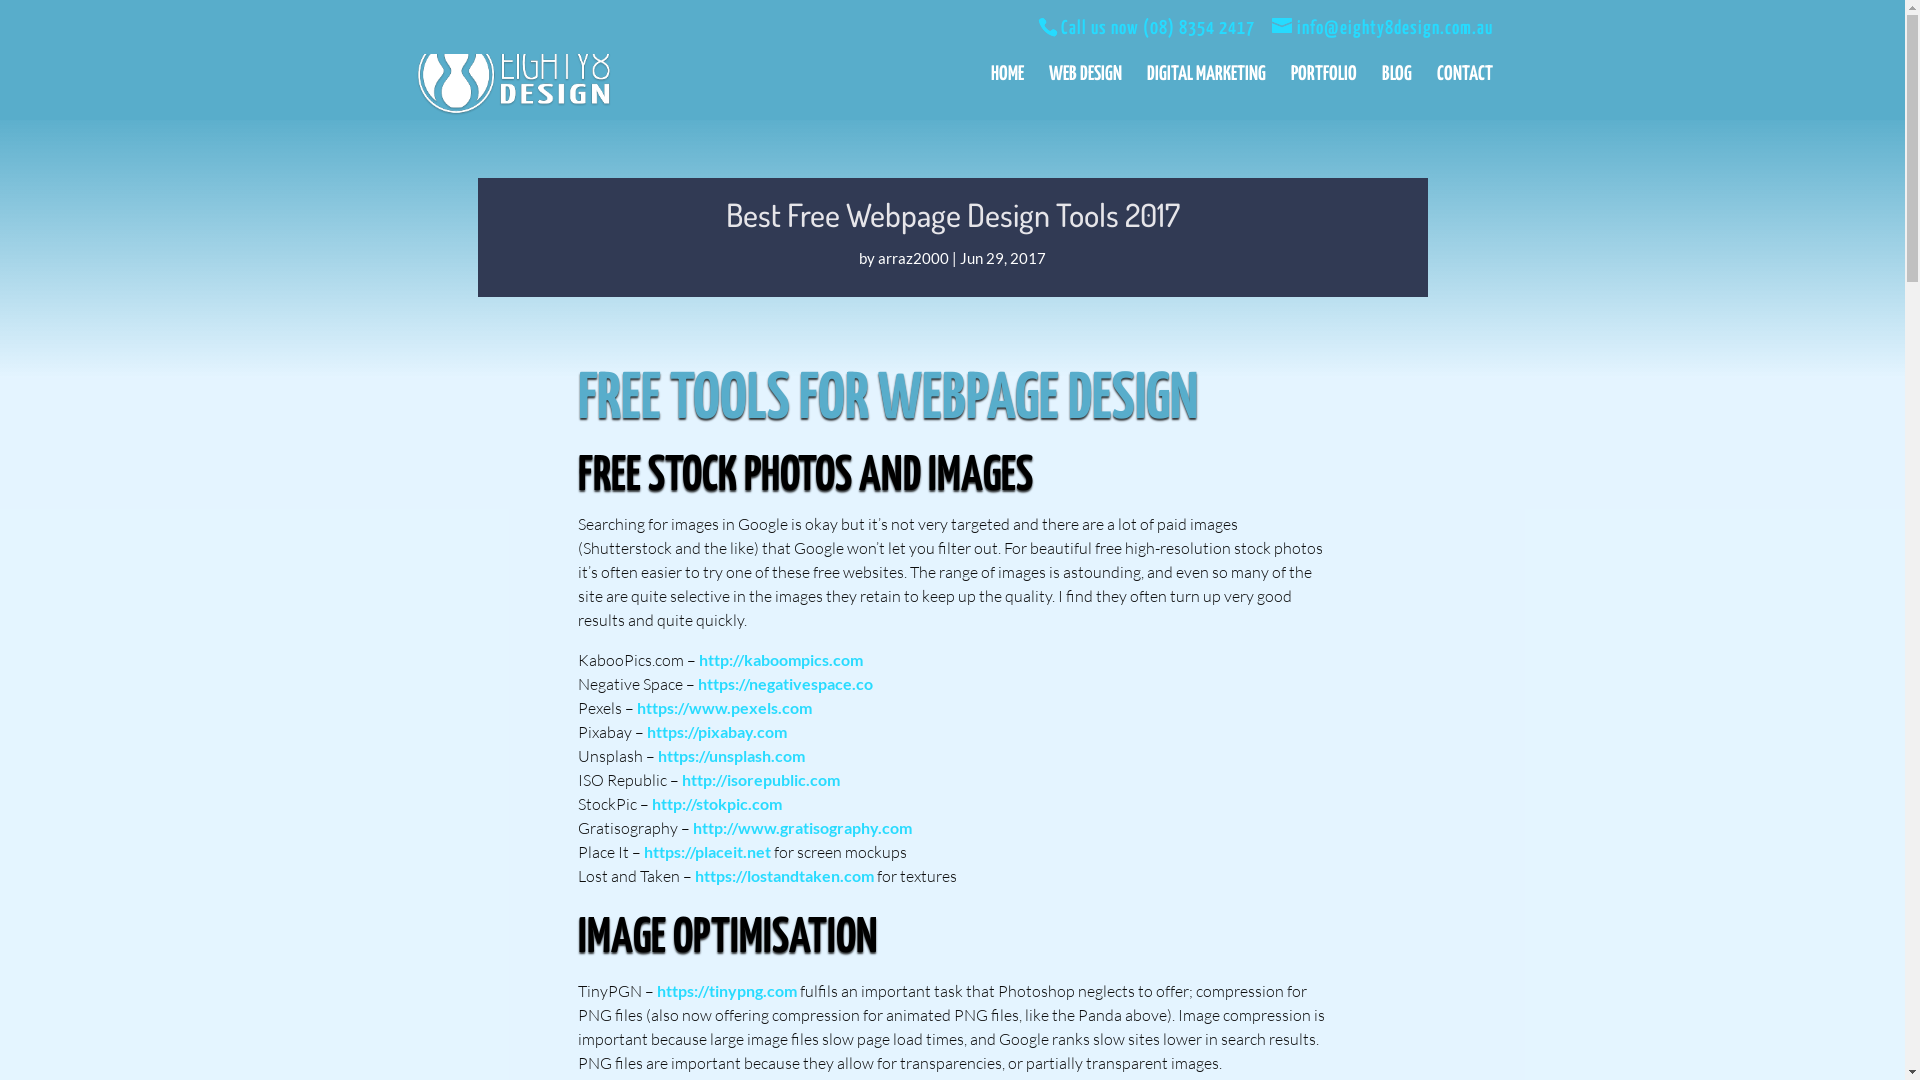  Describe the element at coordinates (1395, 93) in the screenshot. I see `'BLOG'` at that location.